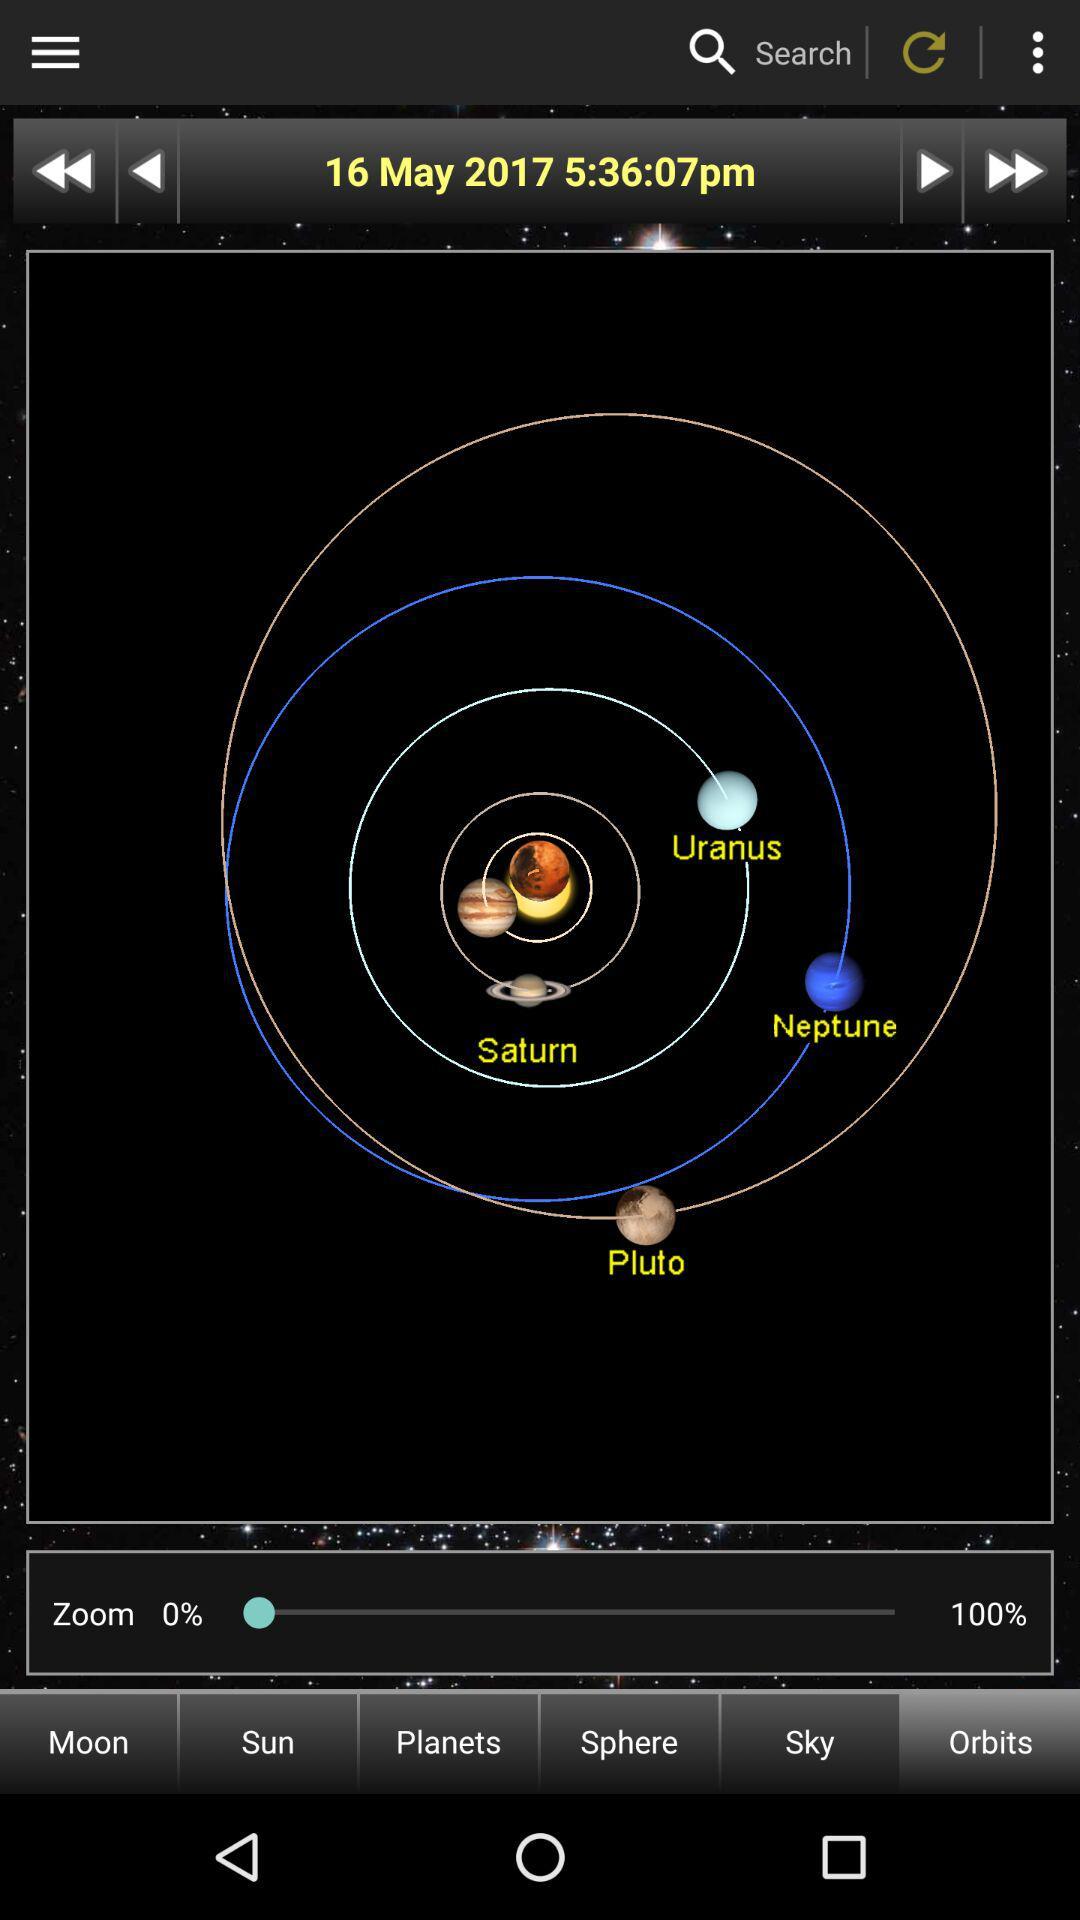  I want to click on the menu icon, so click(54, 52).